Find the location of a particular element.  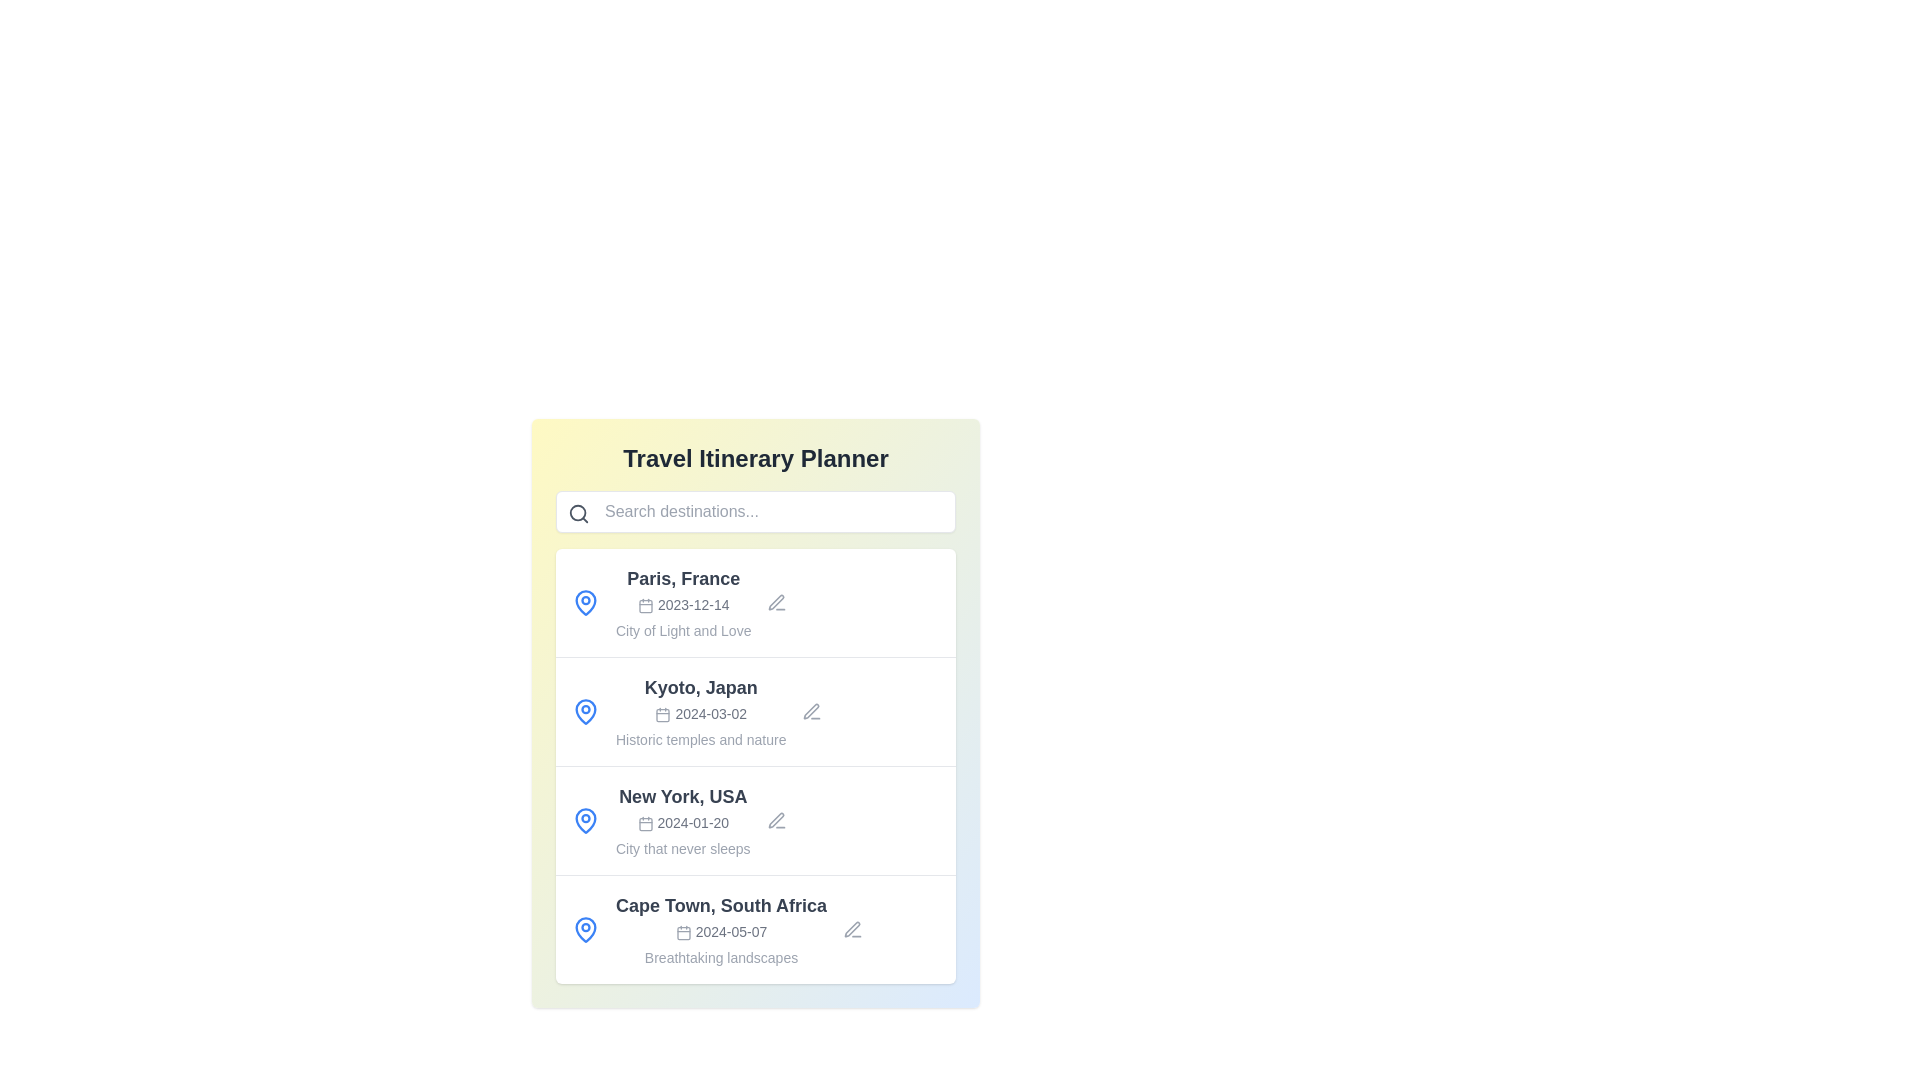

the graphical icon component of the calendar icon that is positioned to the left of the date '2024-01-20', which is part of the 'New York, USA' itinerary entry is located at coordinates (645, 824).